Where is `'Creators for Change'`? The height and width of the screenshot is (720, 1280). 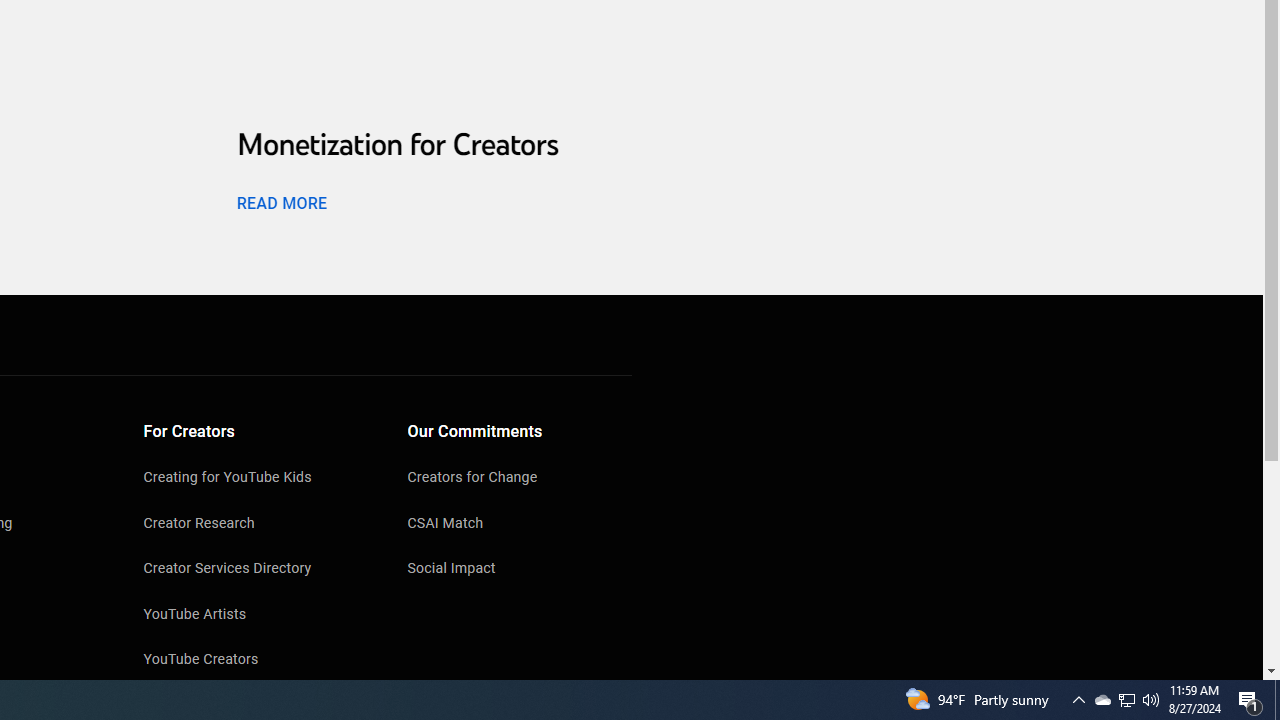
'Creators for Change' is located at coordinates (519, 479).